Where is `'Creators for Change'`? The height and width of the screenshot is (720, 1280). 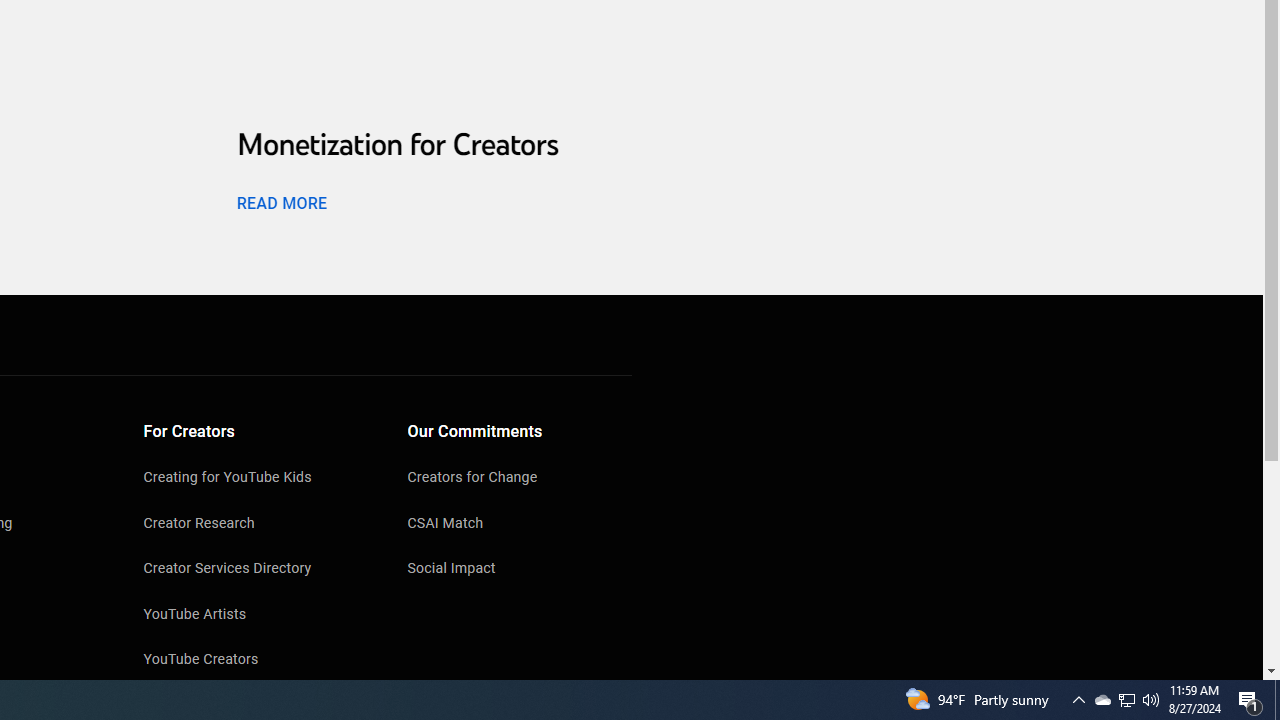
'Creators for Change' is located at coordinates (519, 479).